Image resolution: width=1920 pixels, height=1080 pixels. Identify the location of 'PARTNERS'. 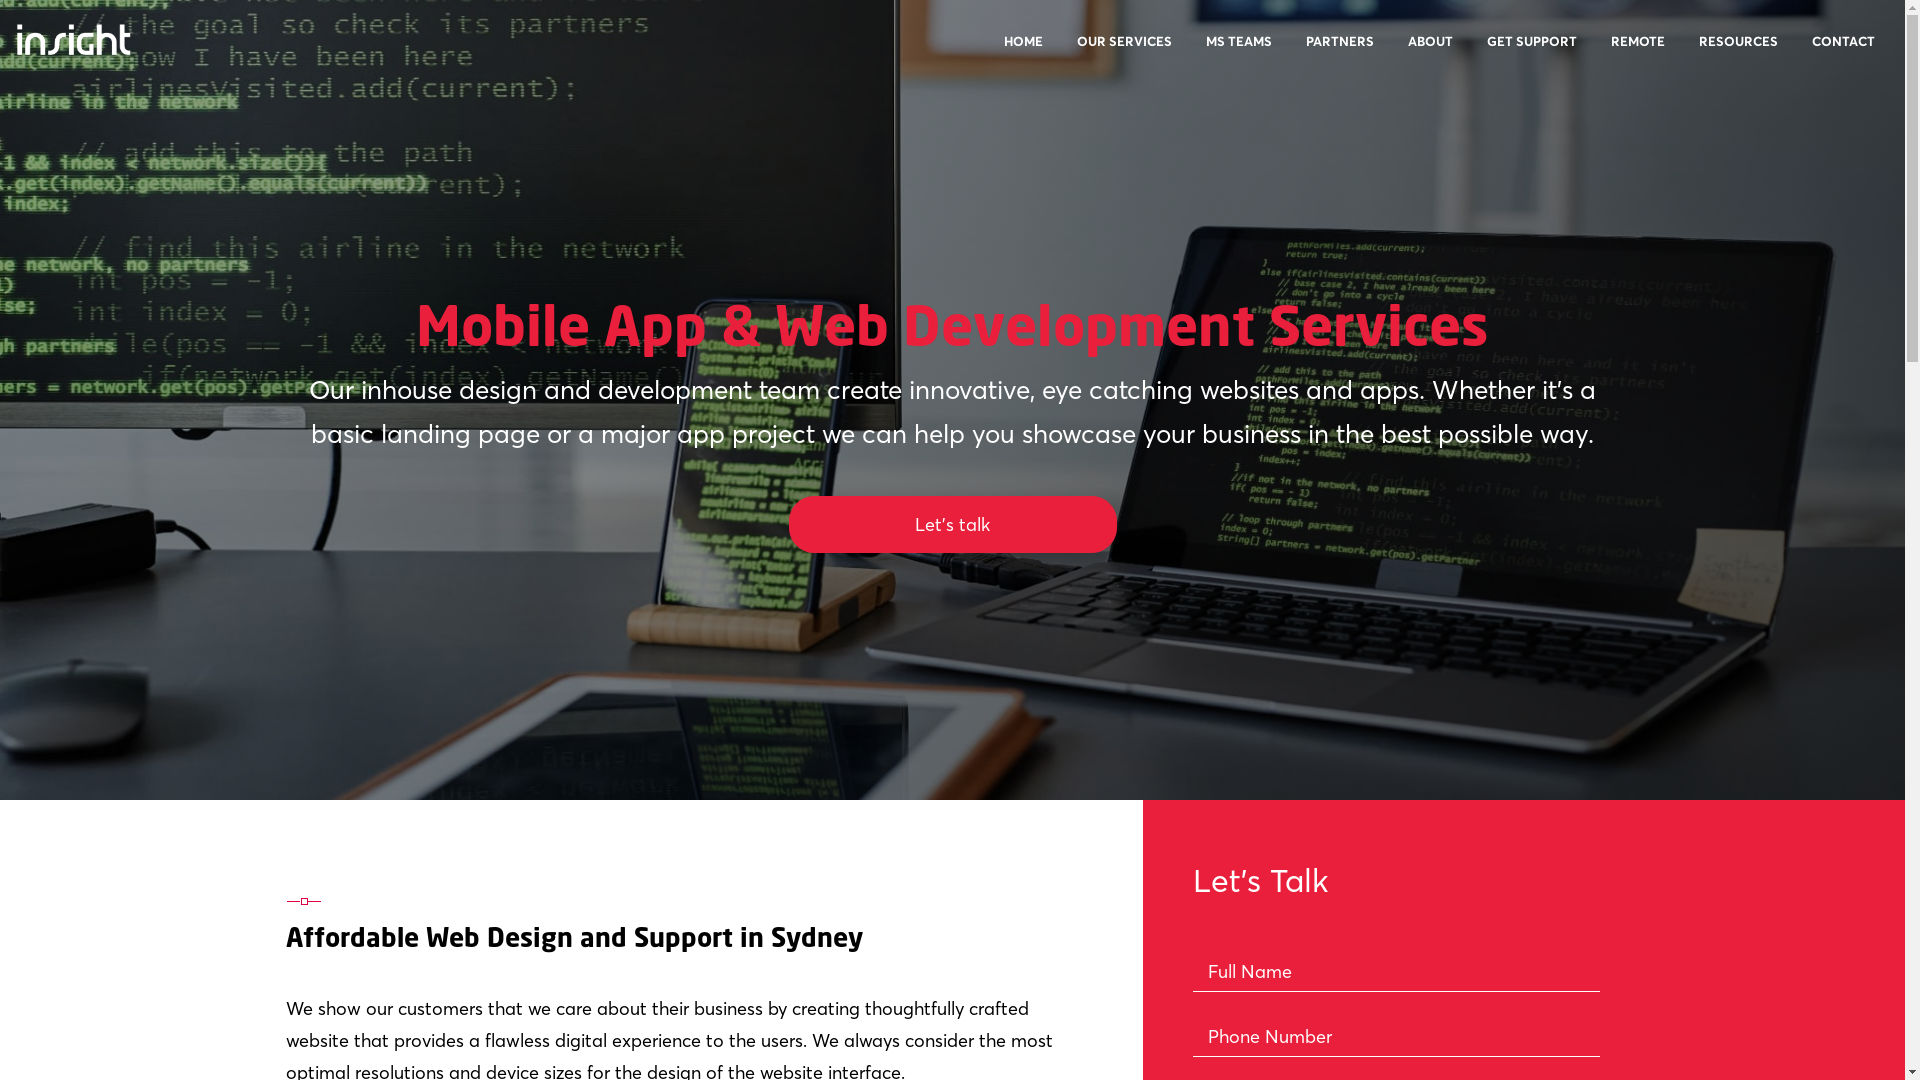
(1339, 52).